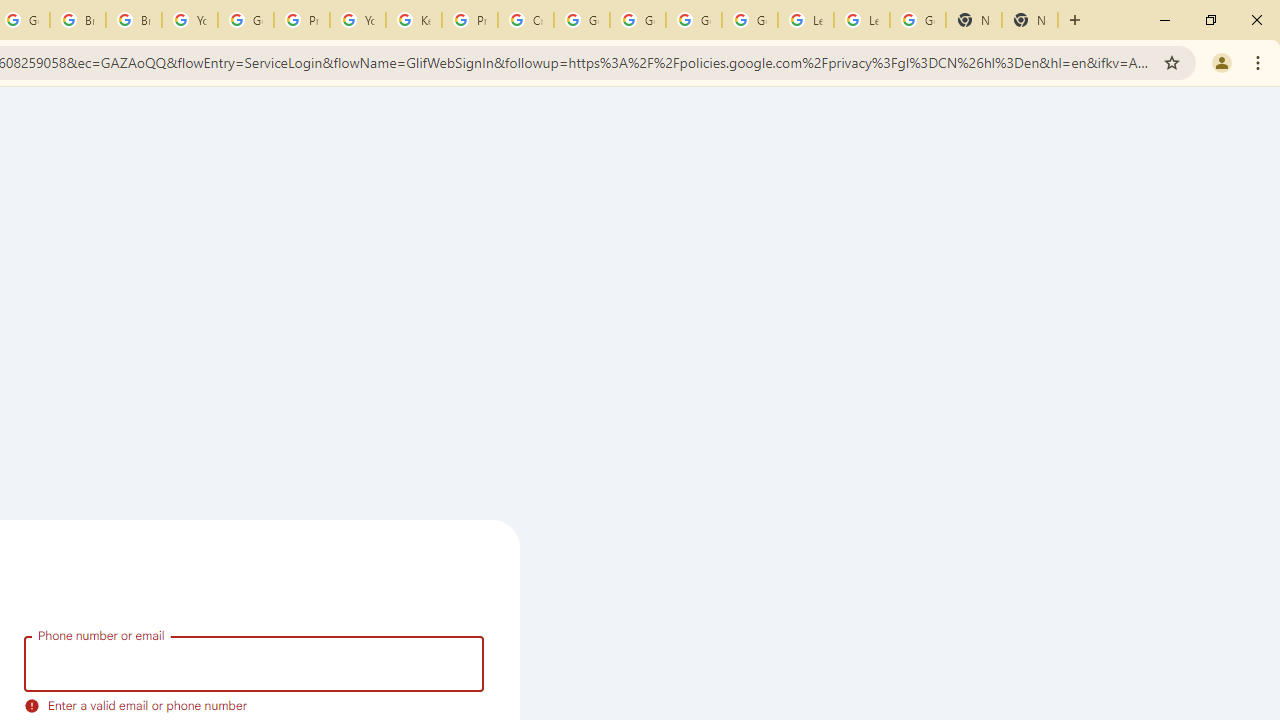 The height and width of the screenshot is (720, 1280). I want to click on 'Create your Google Account', so click(526, 20).